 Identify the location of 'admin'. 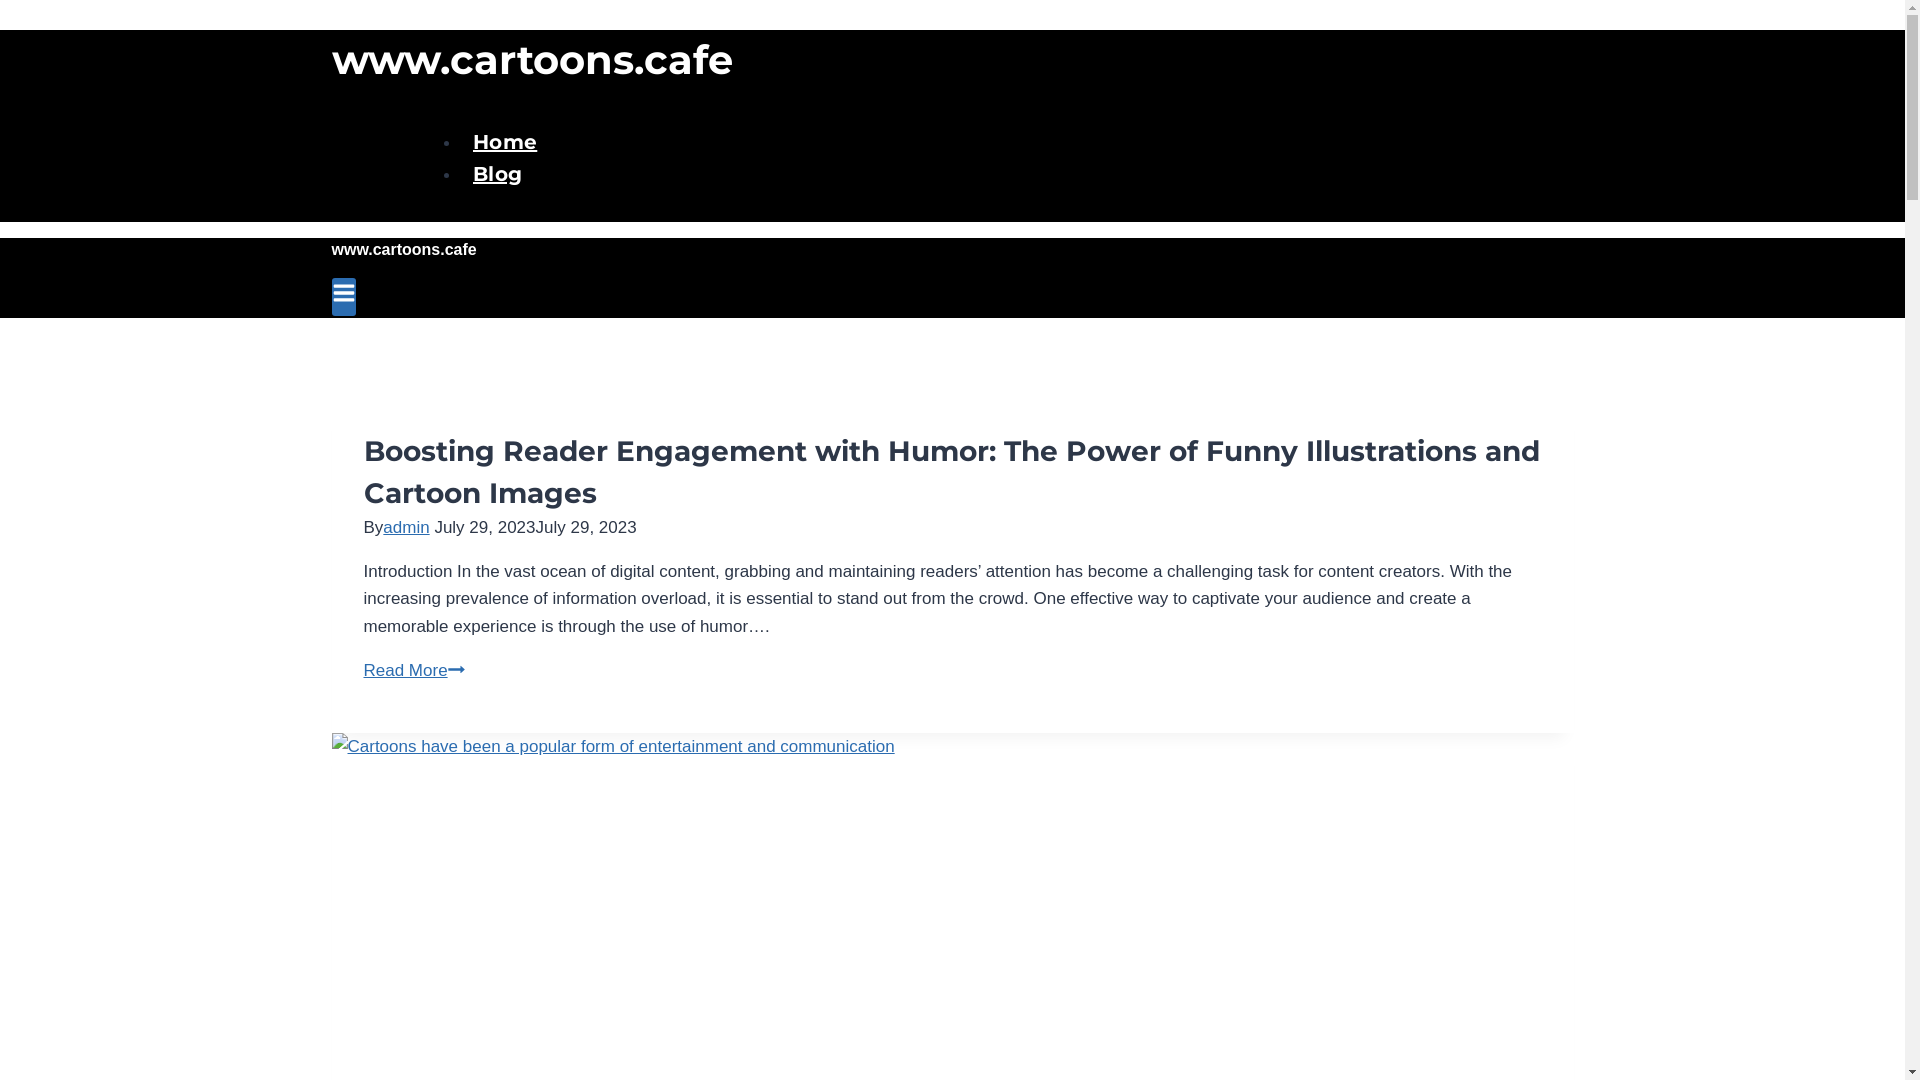
(405, 526).